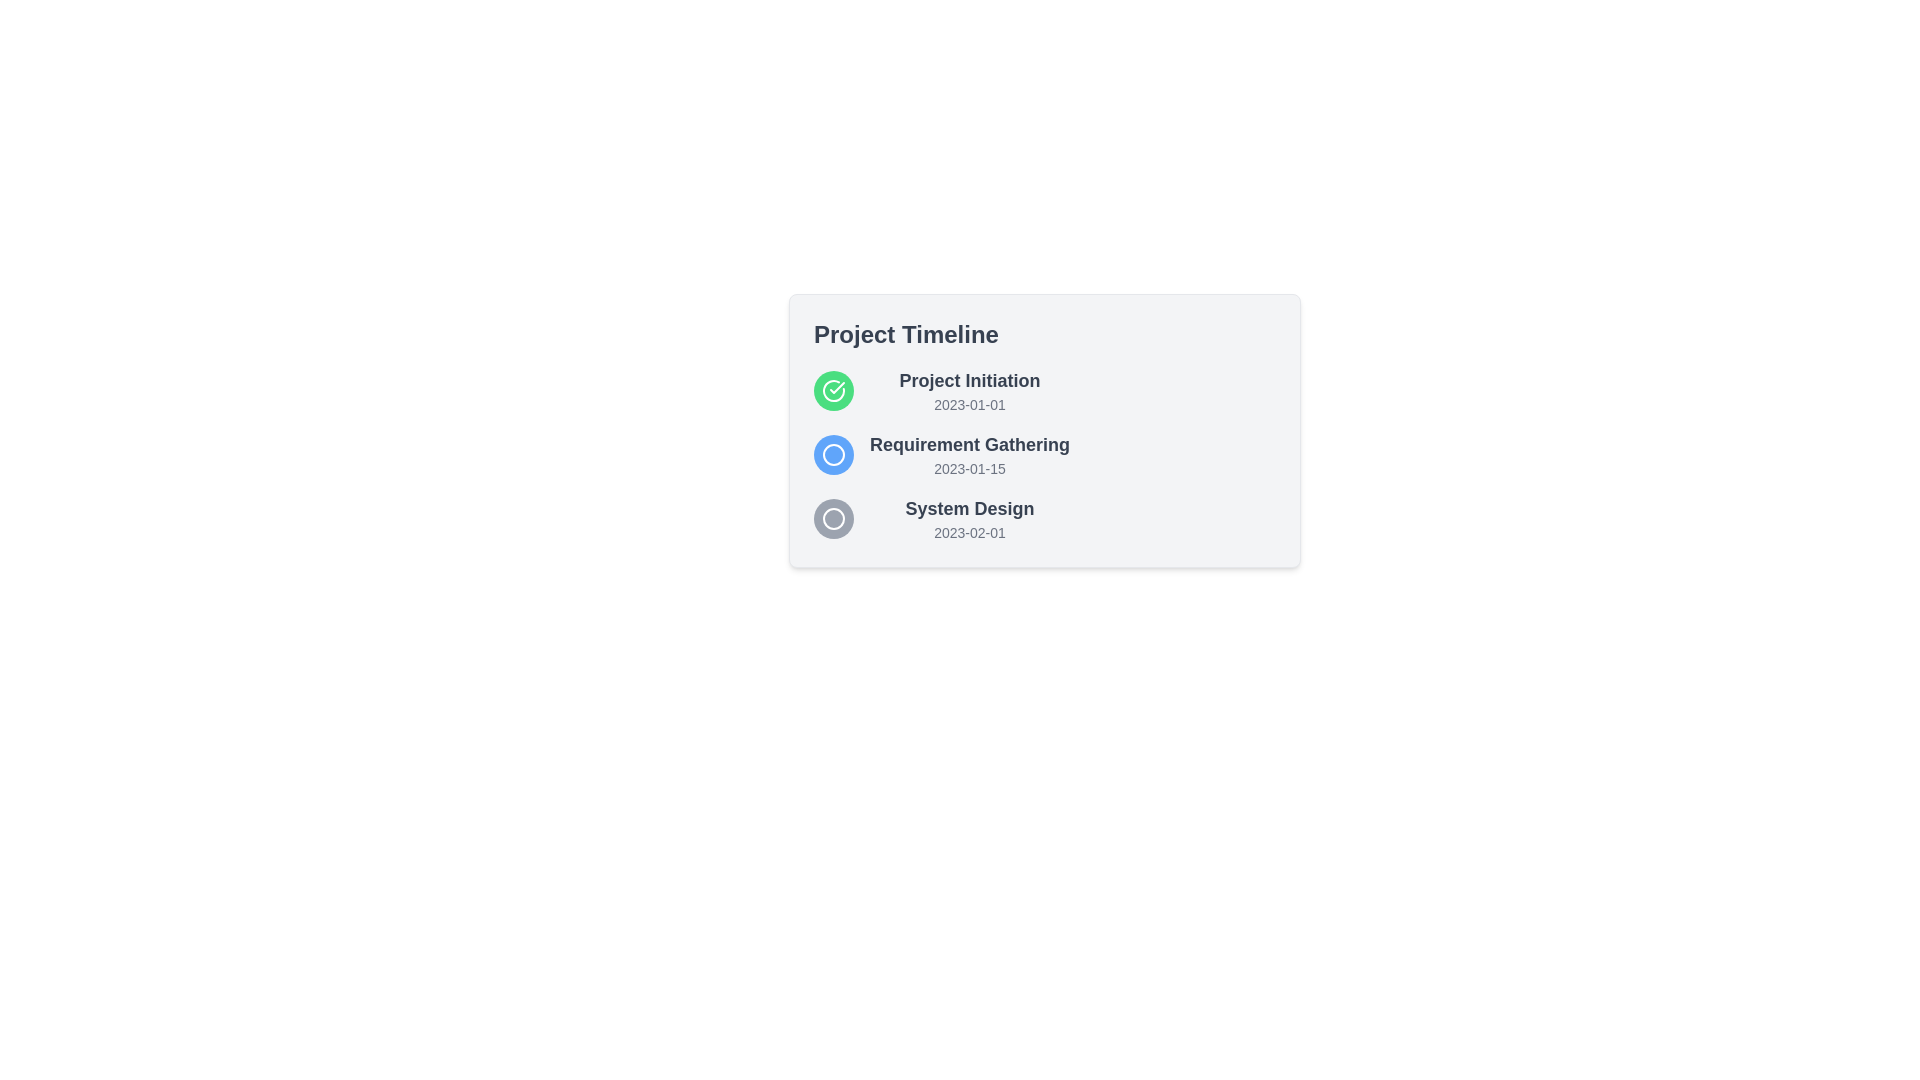 The height and width of the screenshot is (1080, 1920). What do you see at coordinates (834, 518) in the screenshot?
I see `the third circular status icon with a gray background and white stroke outline, located in the 'Project Timeline' card, next to 'System Design'` at bounding box center [834, 518].